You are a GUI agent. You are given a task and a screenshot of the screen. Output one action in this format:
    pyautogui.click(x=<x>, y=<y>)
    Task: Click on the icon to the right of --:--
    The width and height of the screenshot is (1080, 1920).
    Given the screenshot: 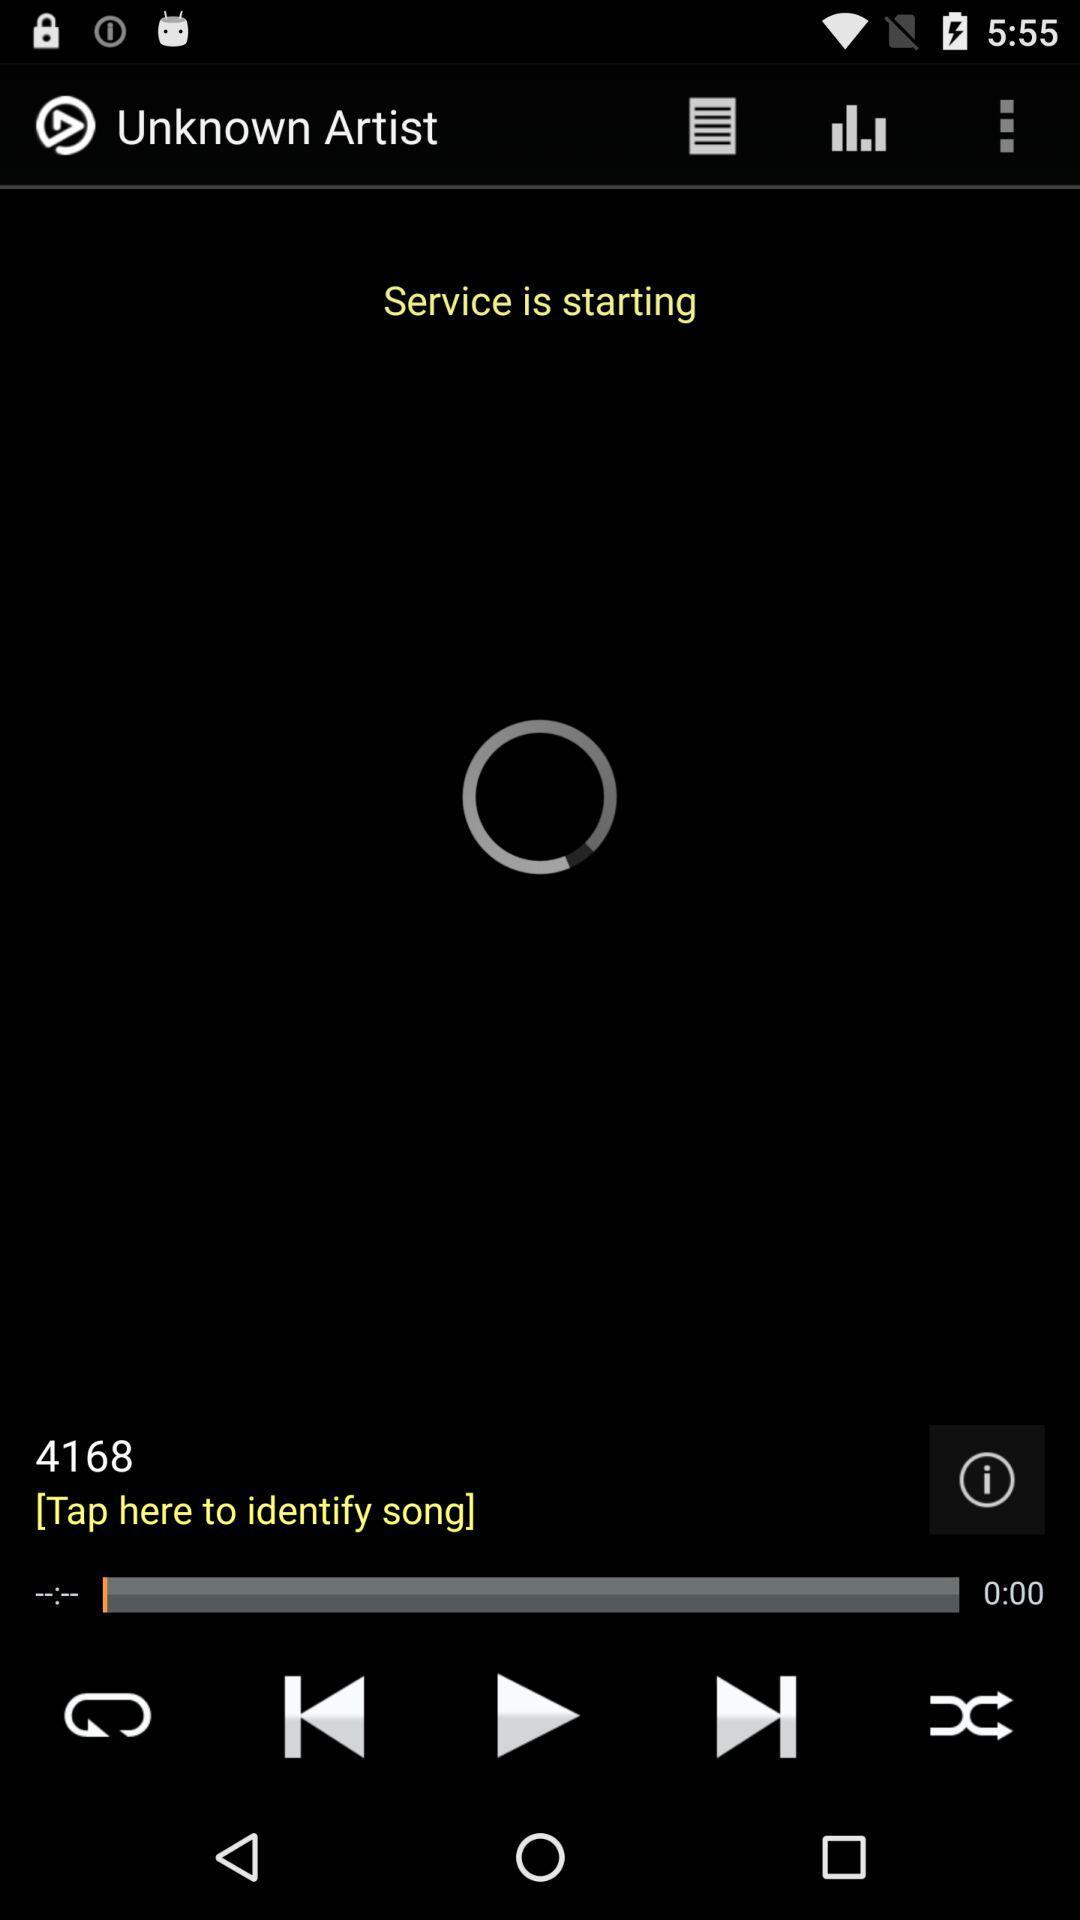 What is the action you would take?
    pyautogui.click(x=530, y=1593)
    